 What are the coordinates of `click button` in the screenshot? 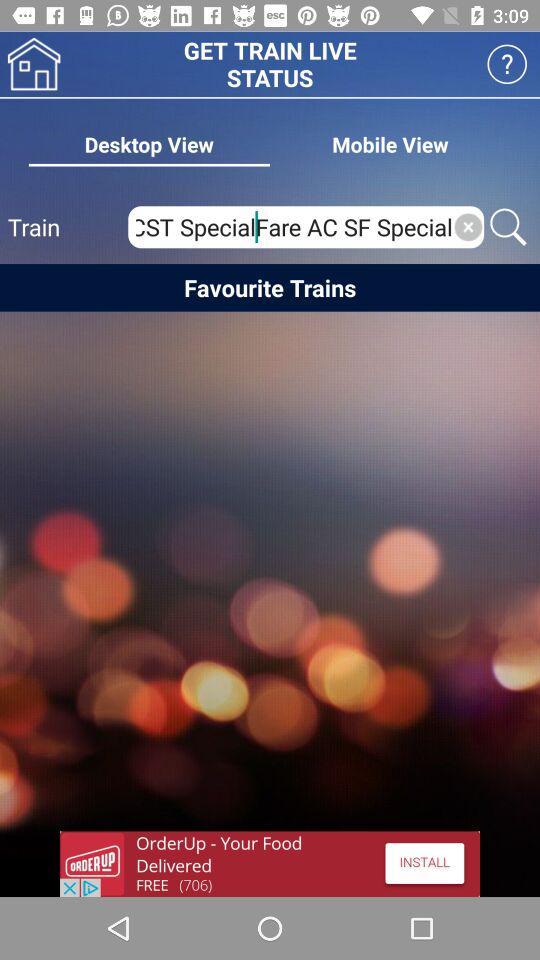 It's located at (507, 64).